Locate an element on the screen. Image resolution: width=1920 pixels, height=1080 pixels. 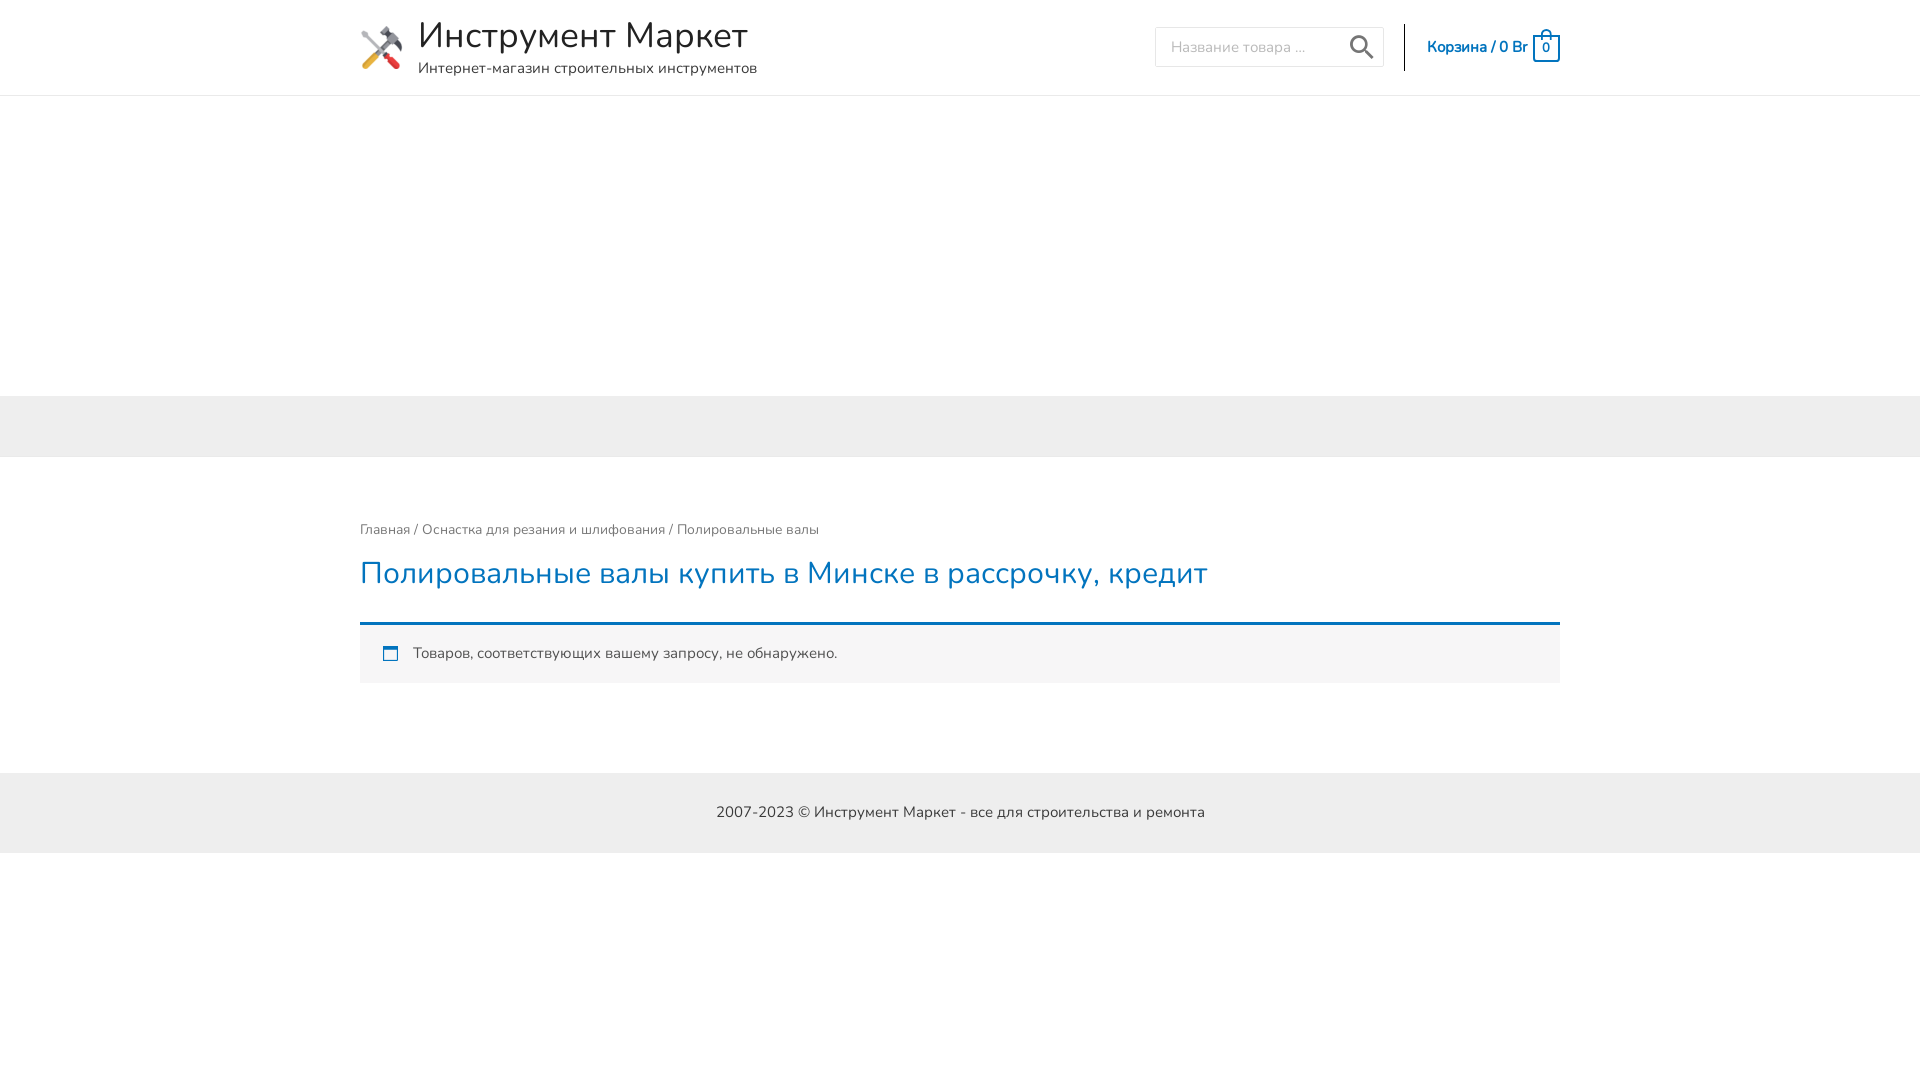
'Advertisement' is located at coordinates (960, 245).